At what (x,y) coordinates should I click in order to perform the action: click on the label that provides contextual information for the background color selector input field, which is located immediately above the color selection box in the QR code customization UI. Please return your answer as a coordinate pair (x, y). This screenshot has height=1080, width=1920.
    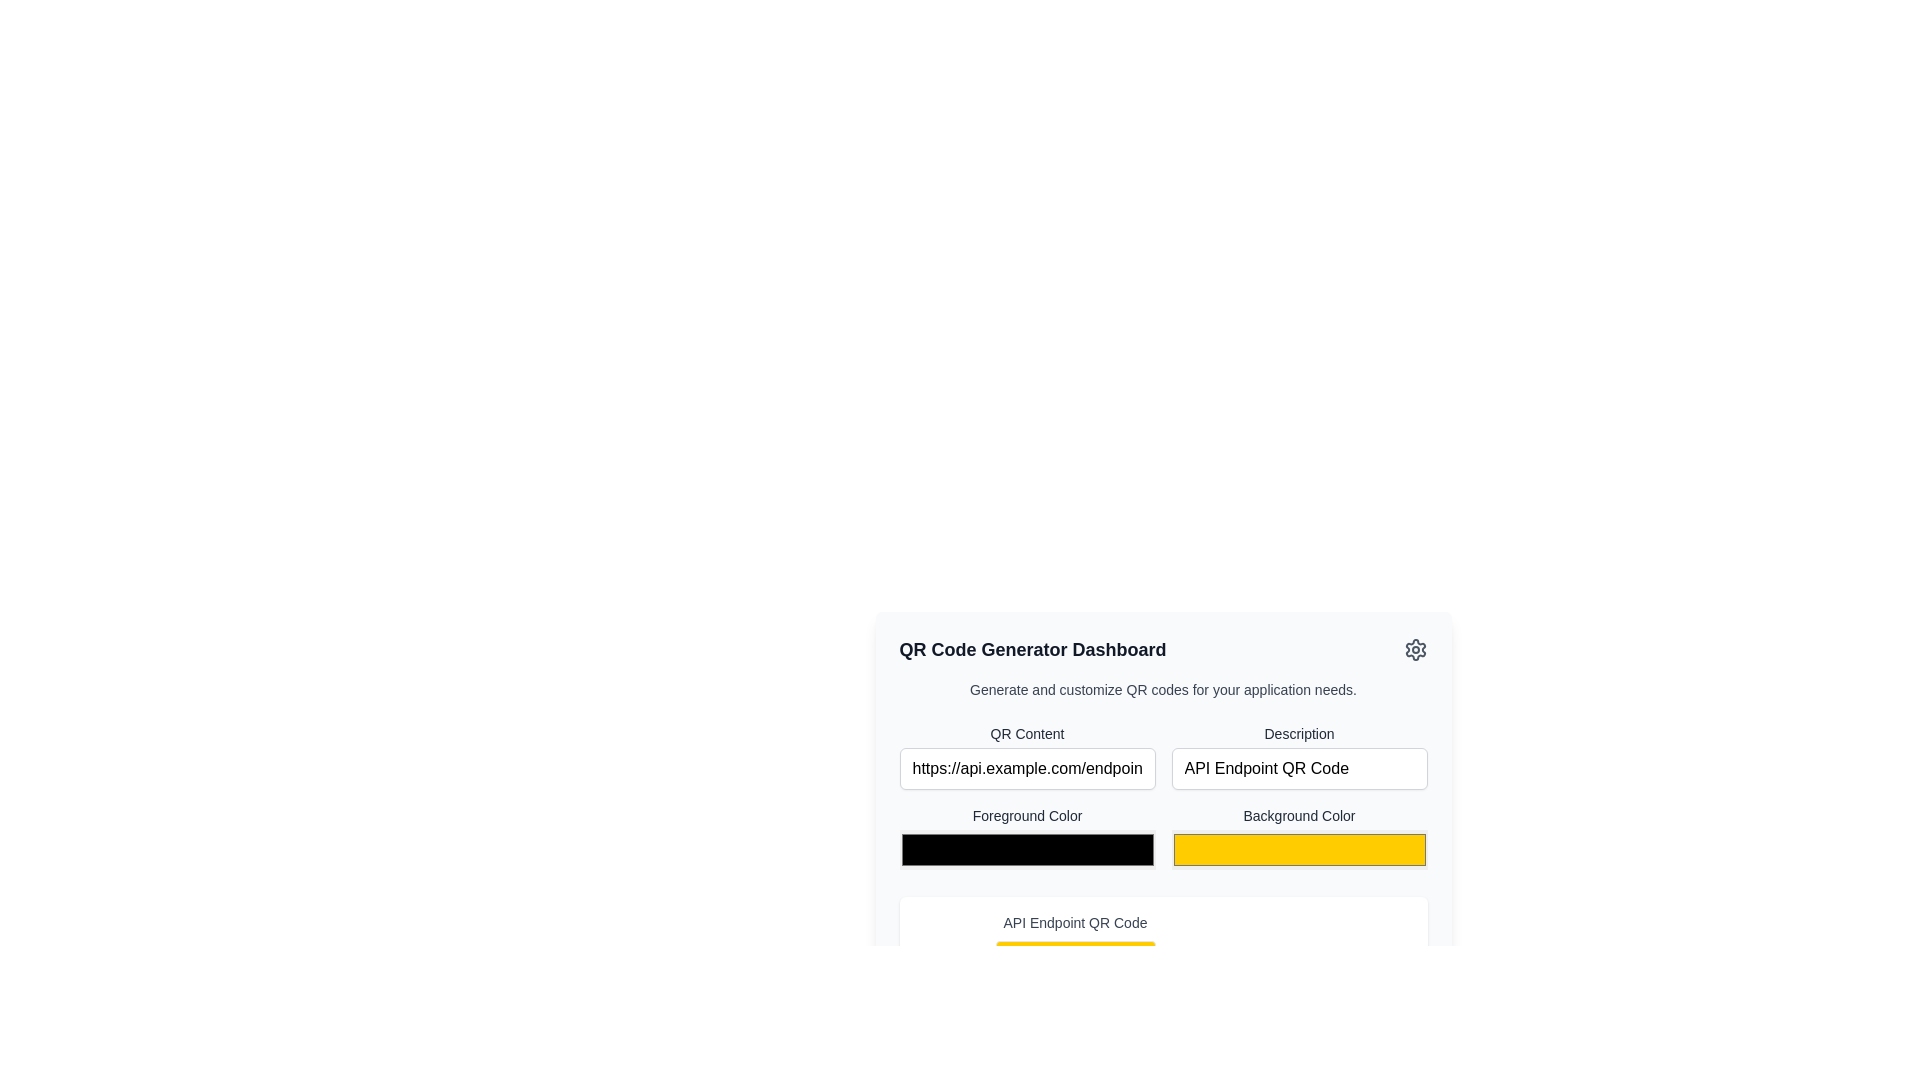
    Looking at the image, I should click on (1299, 816).